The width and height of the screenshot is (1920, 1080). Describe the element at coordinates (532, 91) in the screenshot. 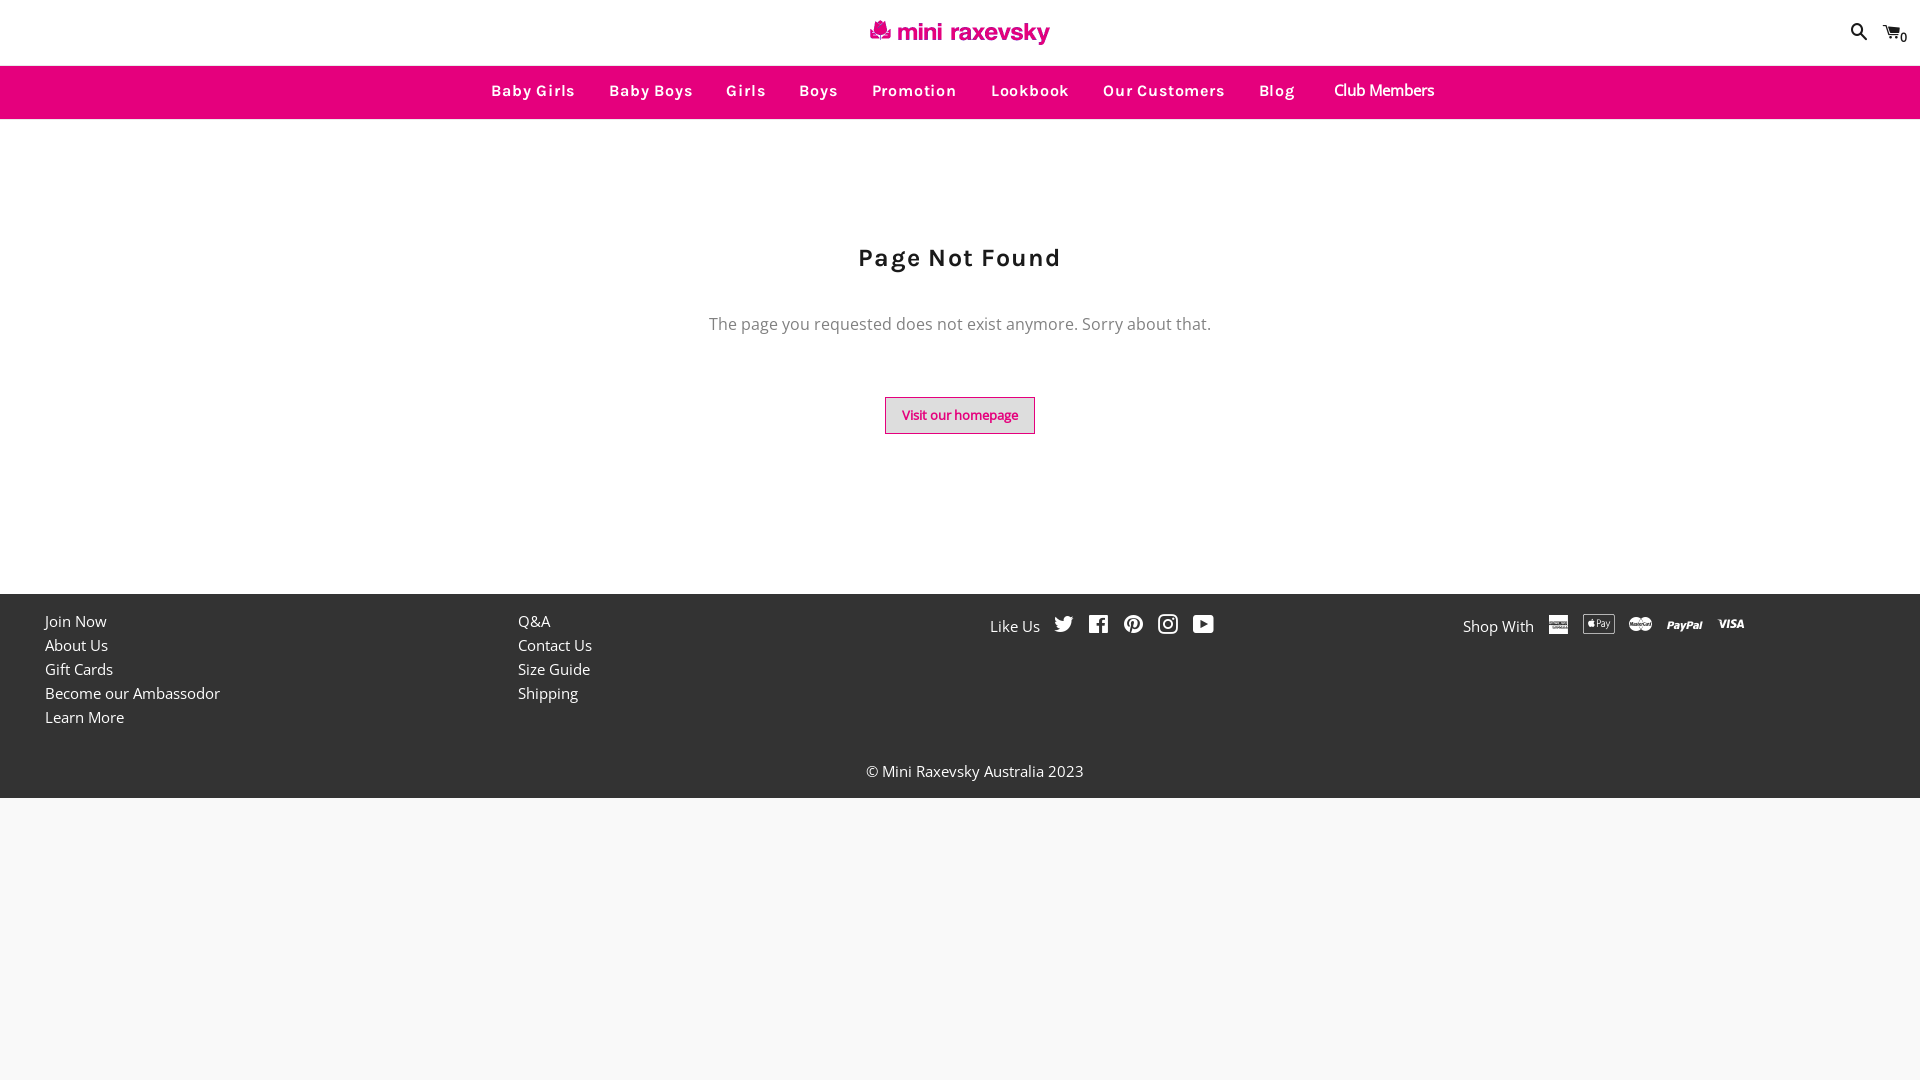

I see `'Baby Girls'` at that location.